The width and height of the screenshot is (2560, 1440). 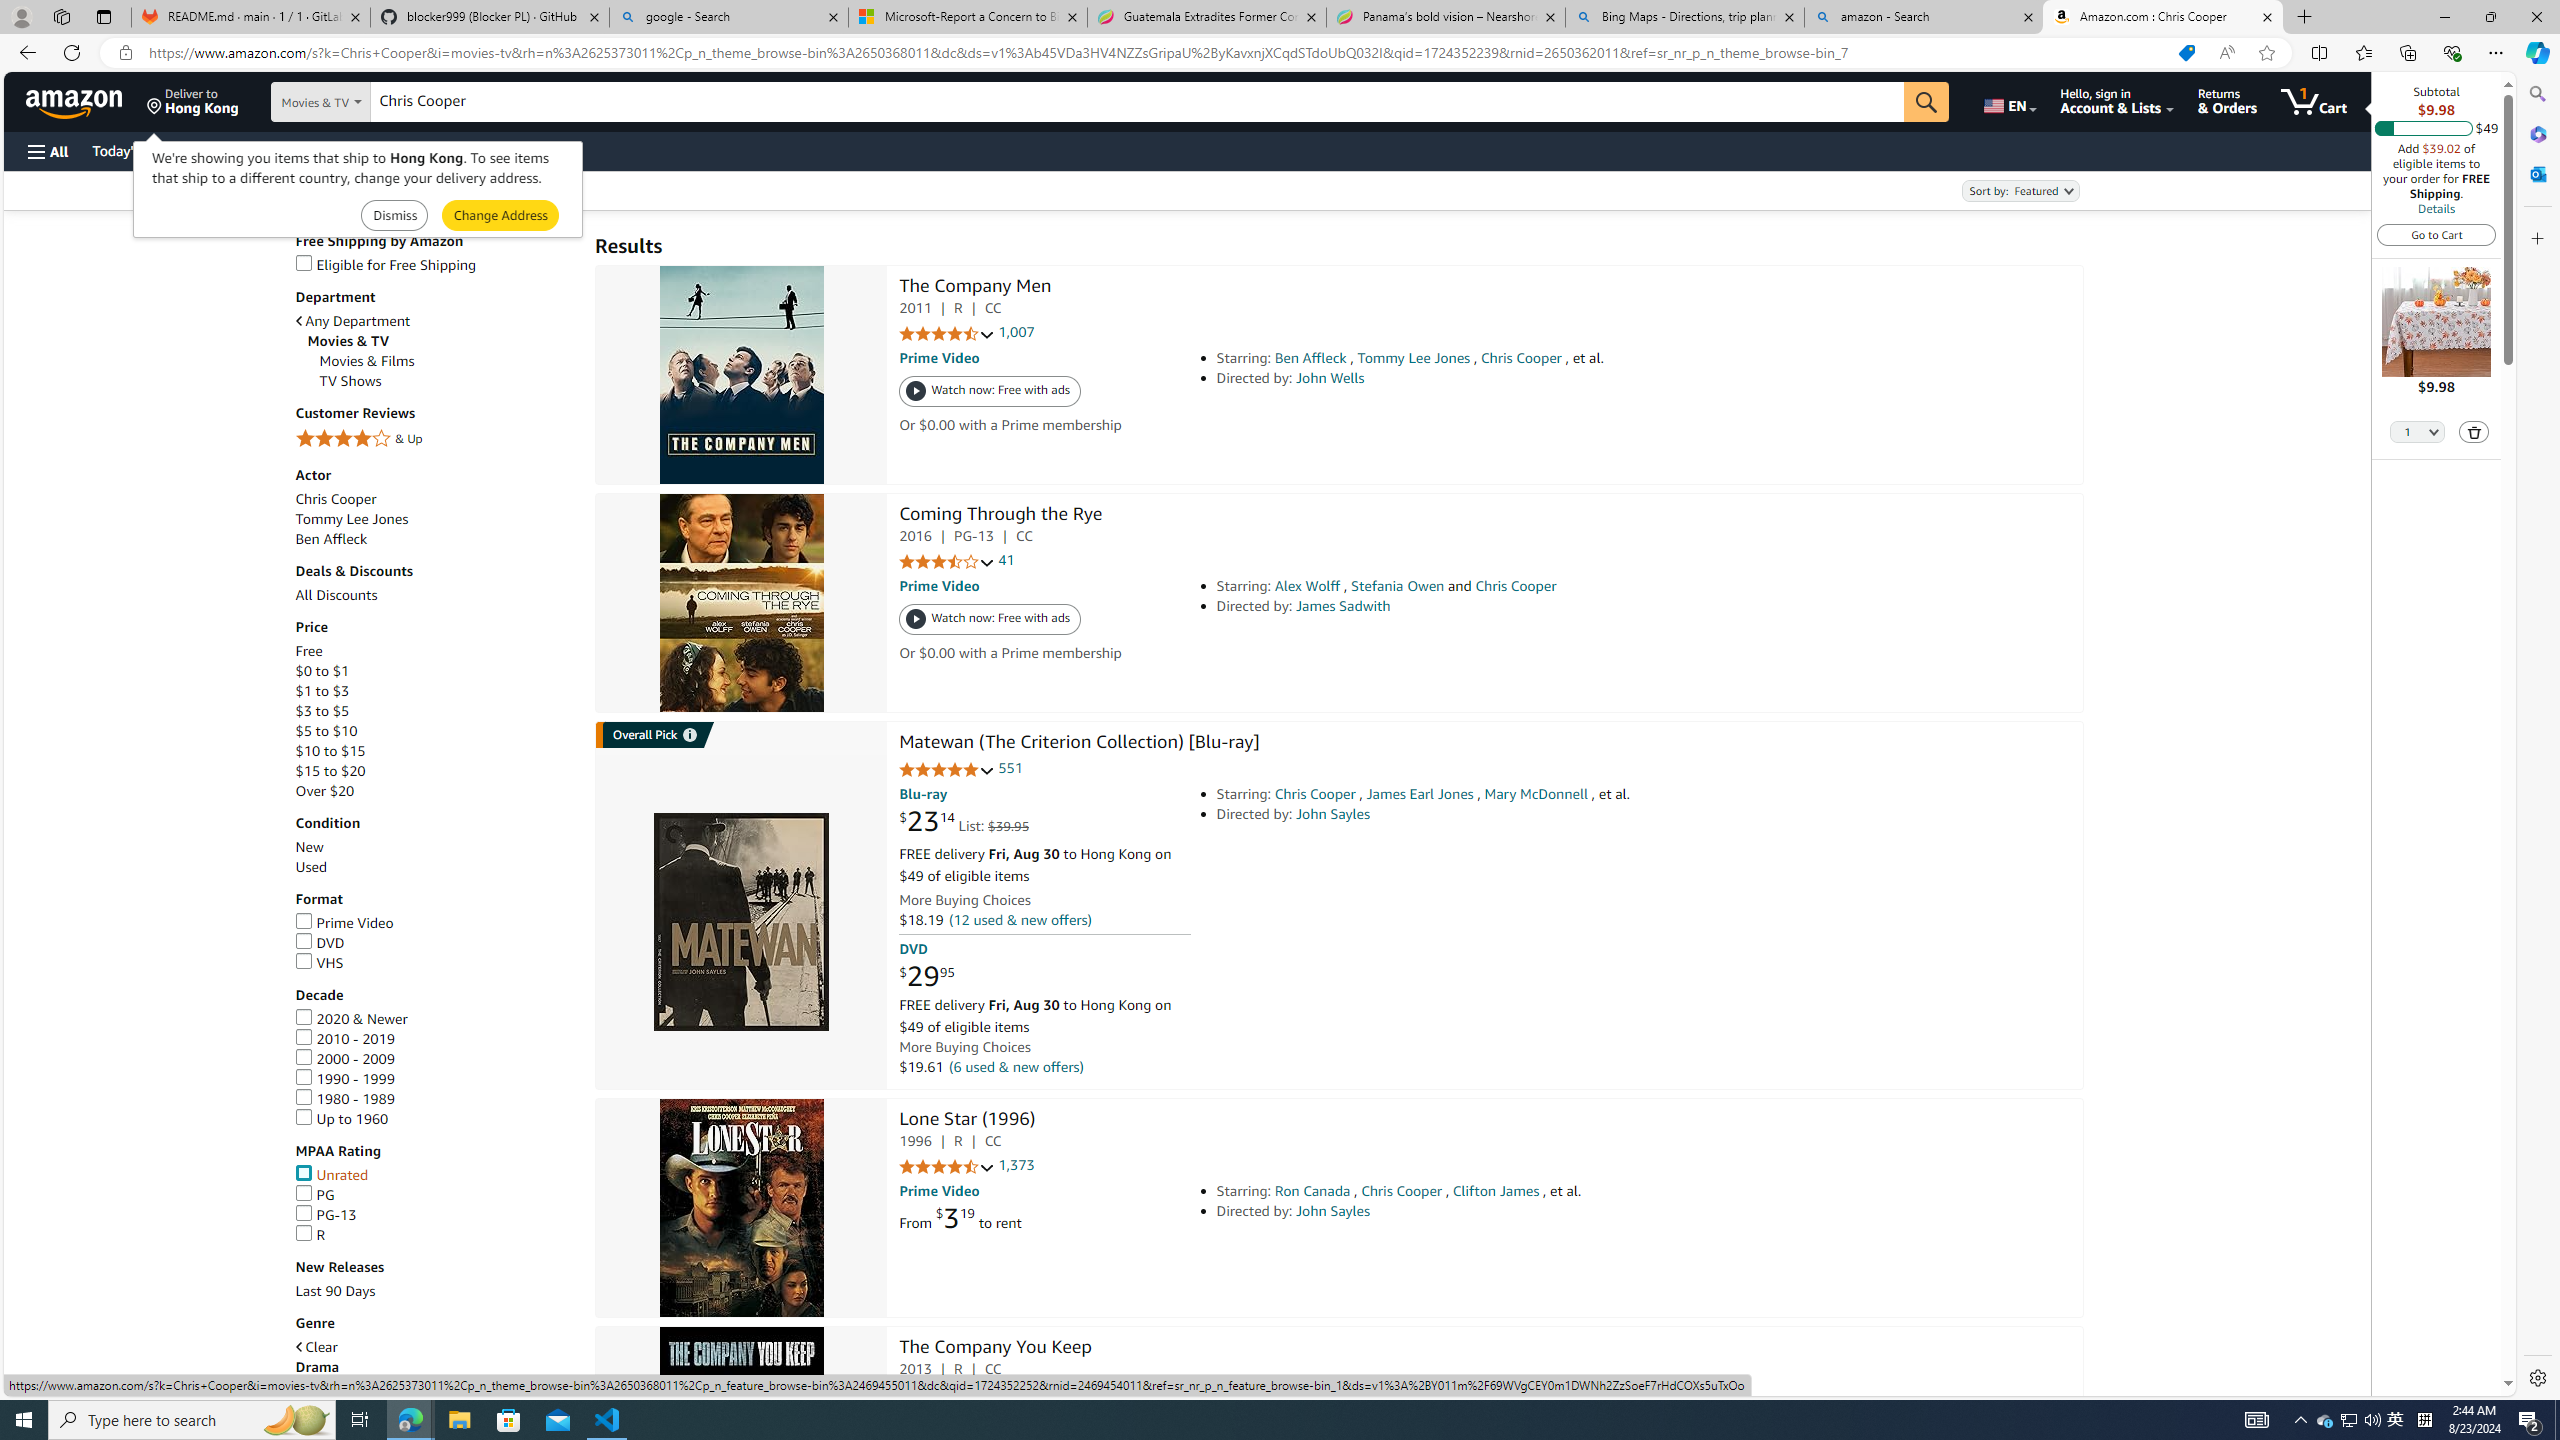 I want to click on '$23.14 List: $39.95', so click(x=962, y=820).